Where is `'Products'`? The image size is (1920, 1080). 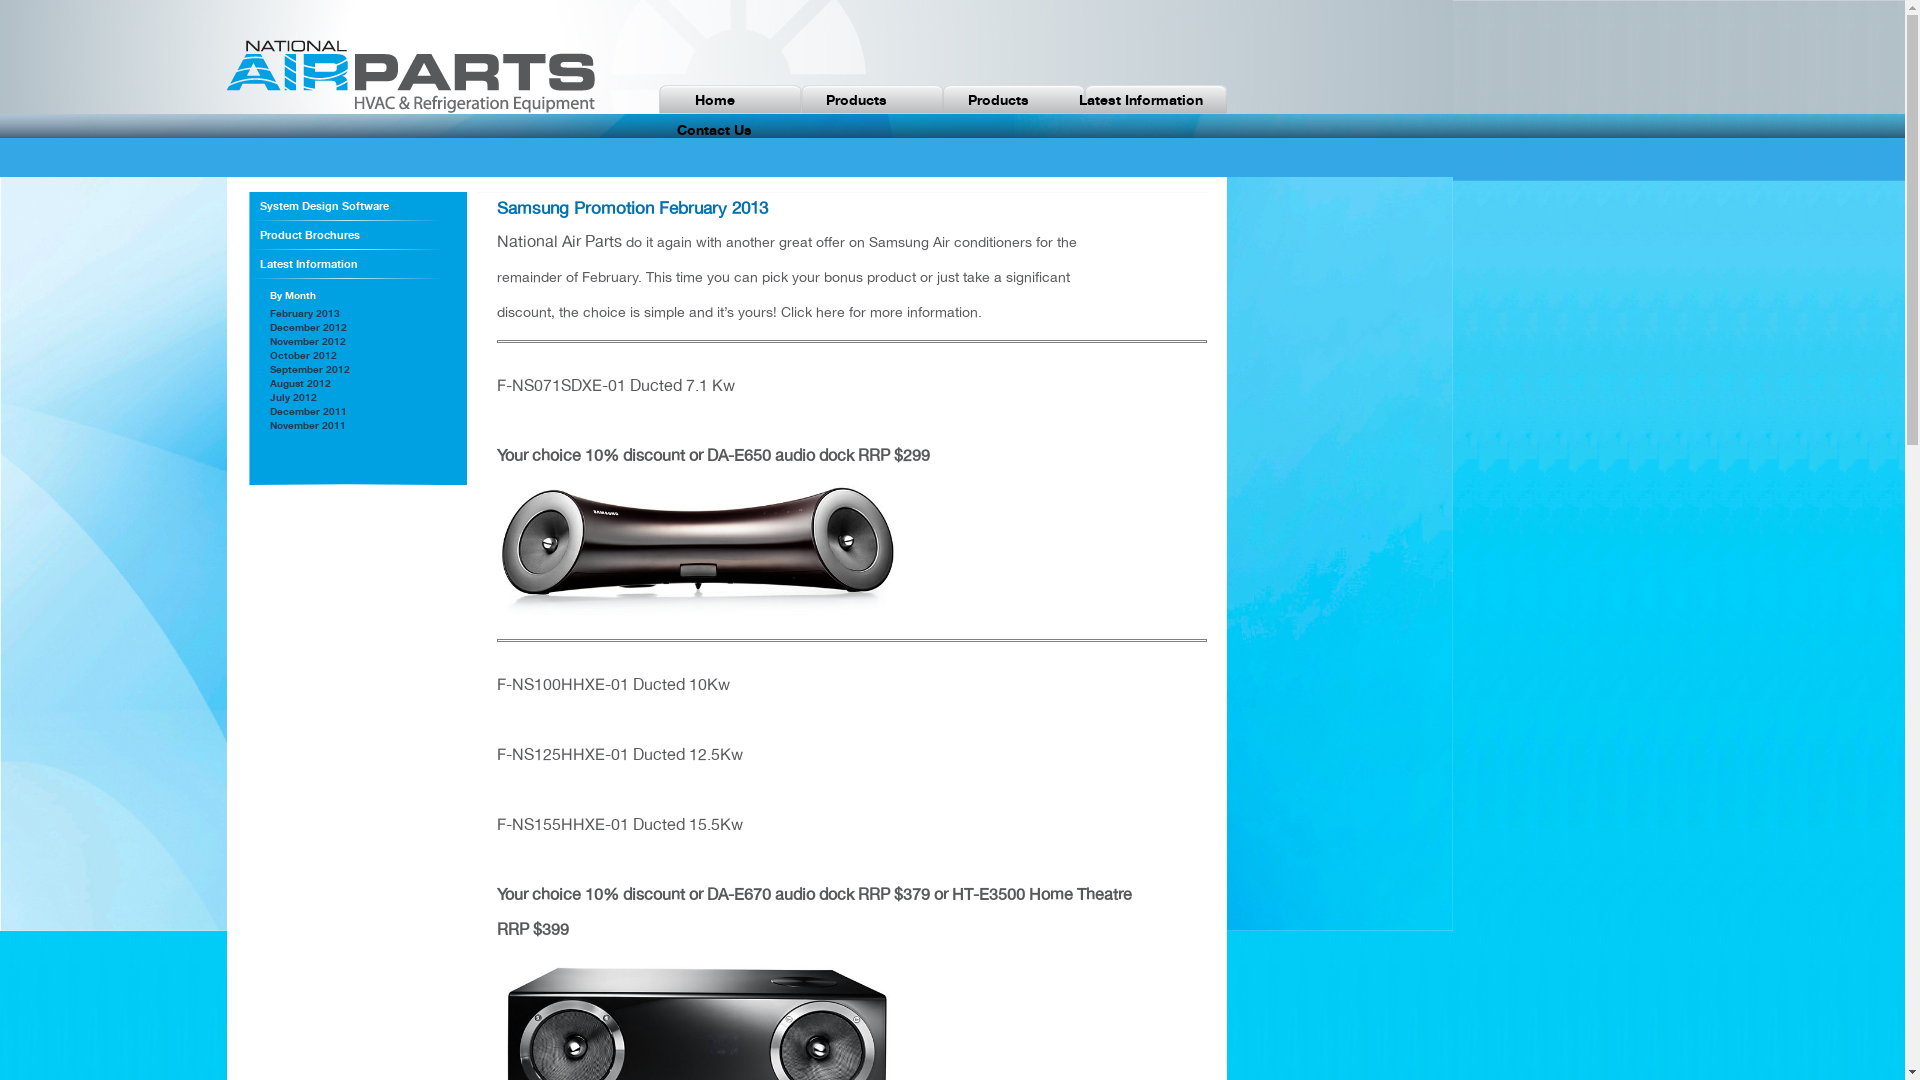 'Products' is located at coordinates (785, 100).